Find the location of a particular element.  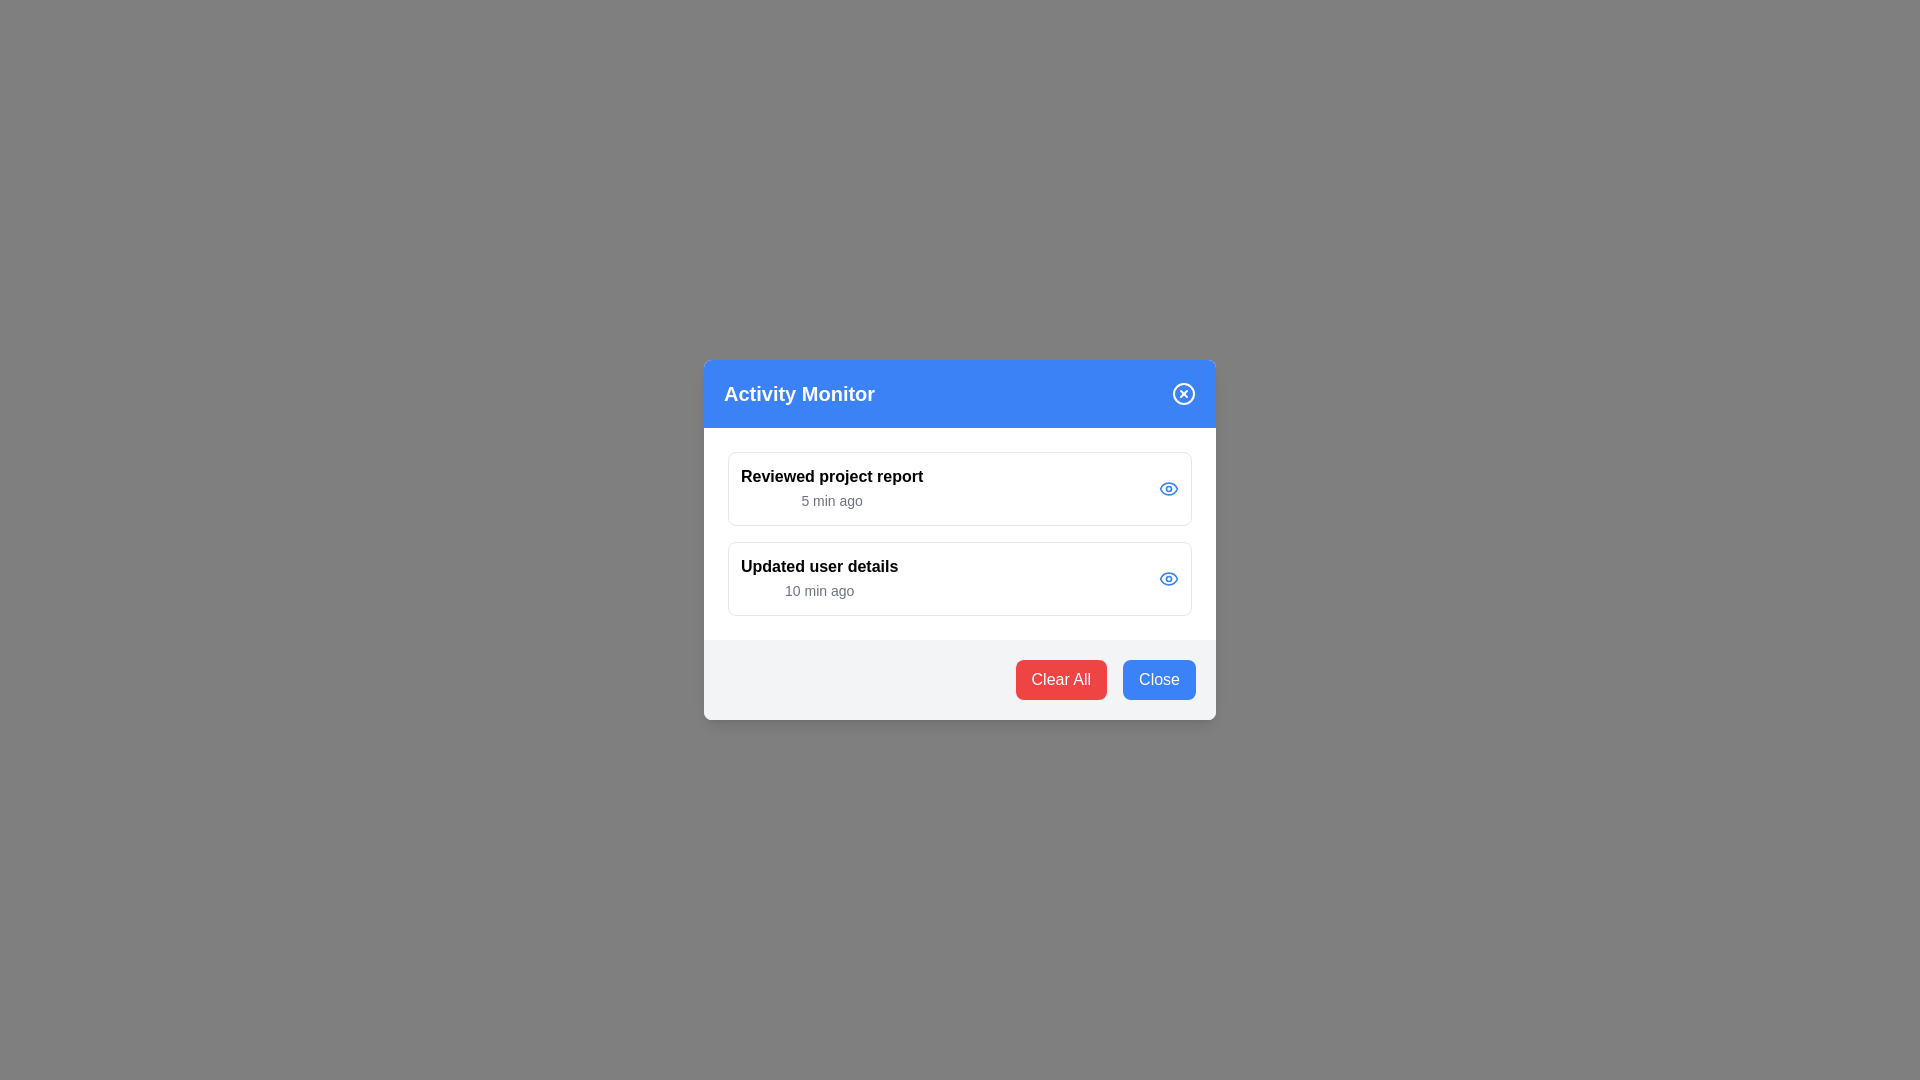

the eye icon for the activity item Reviewed project report is located at coordinates (1169, 489).